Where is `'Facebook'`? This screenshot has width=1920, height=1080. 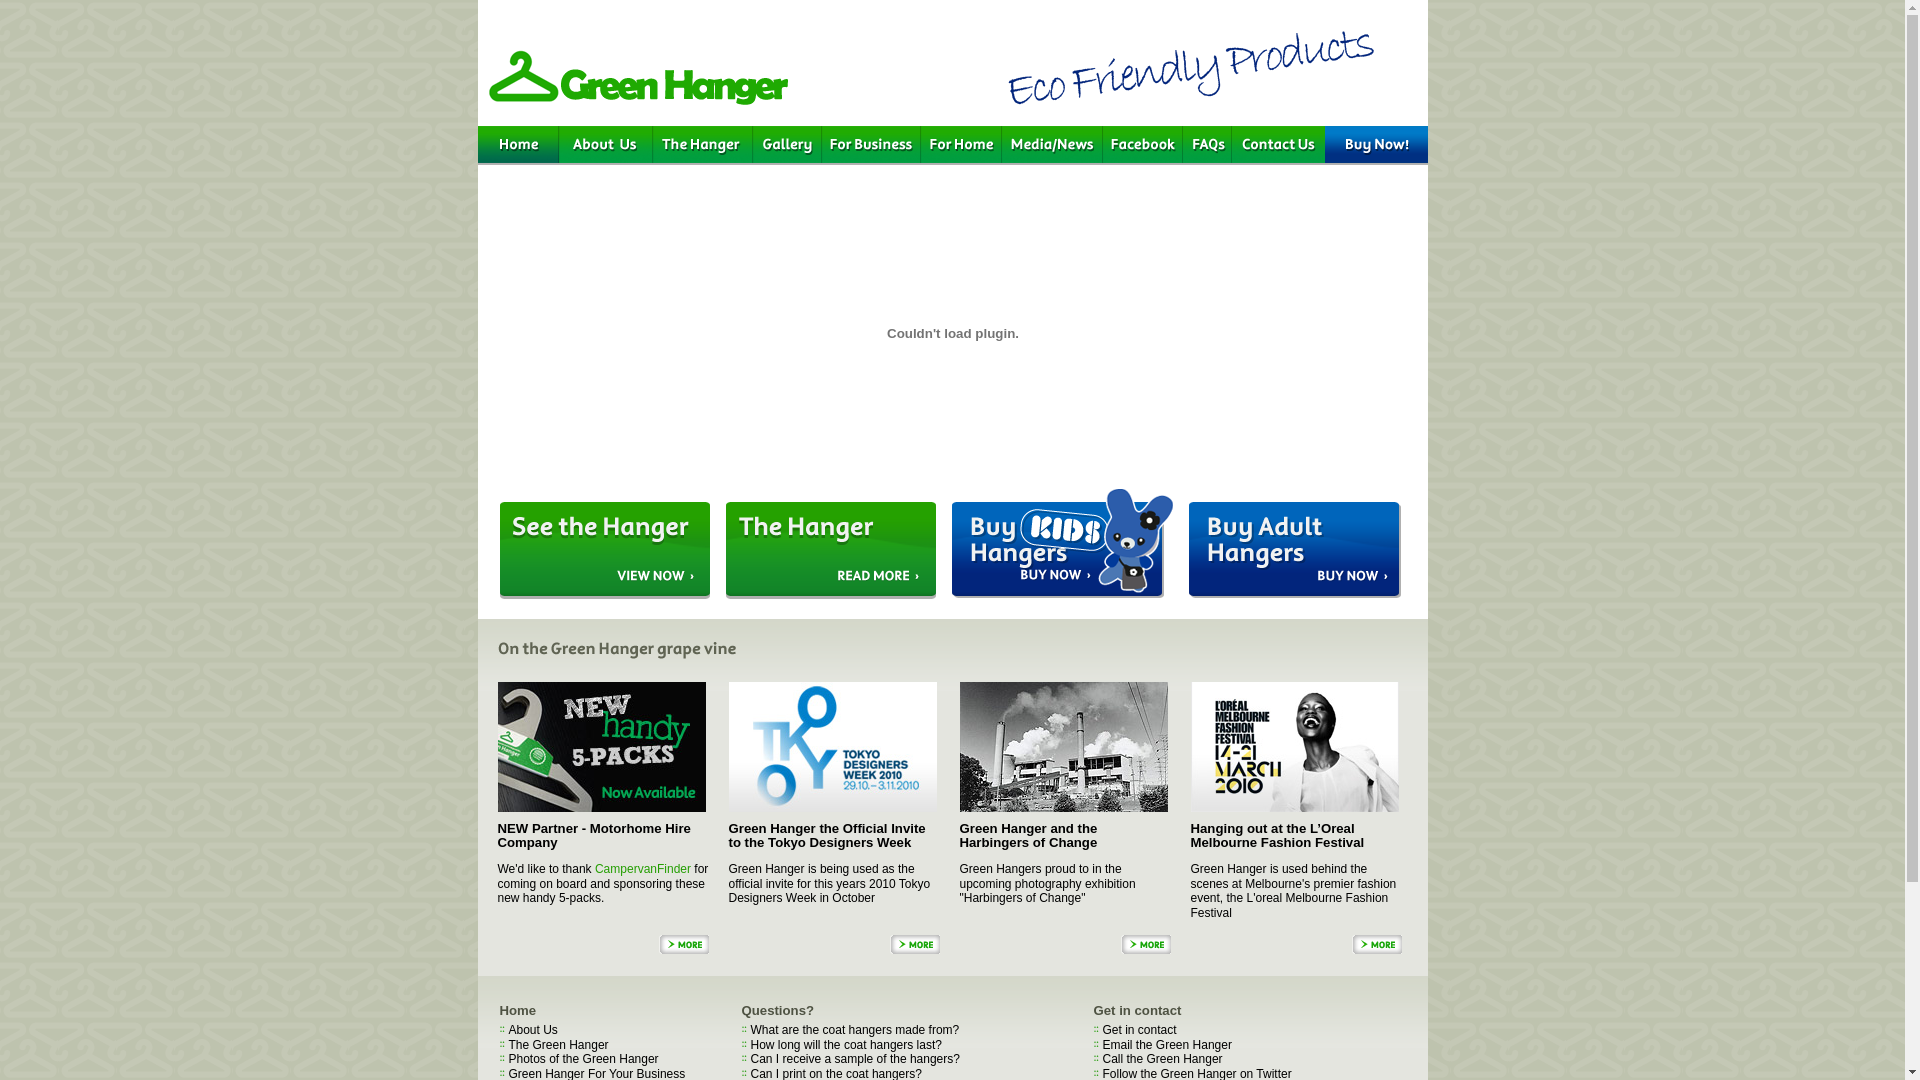 'Facebook' is located at coordinates (1142, 144).